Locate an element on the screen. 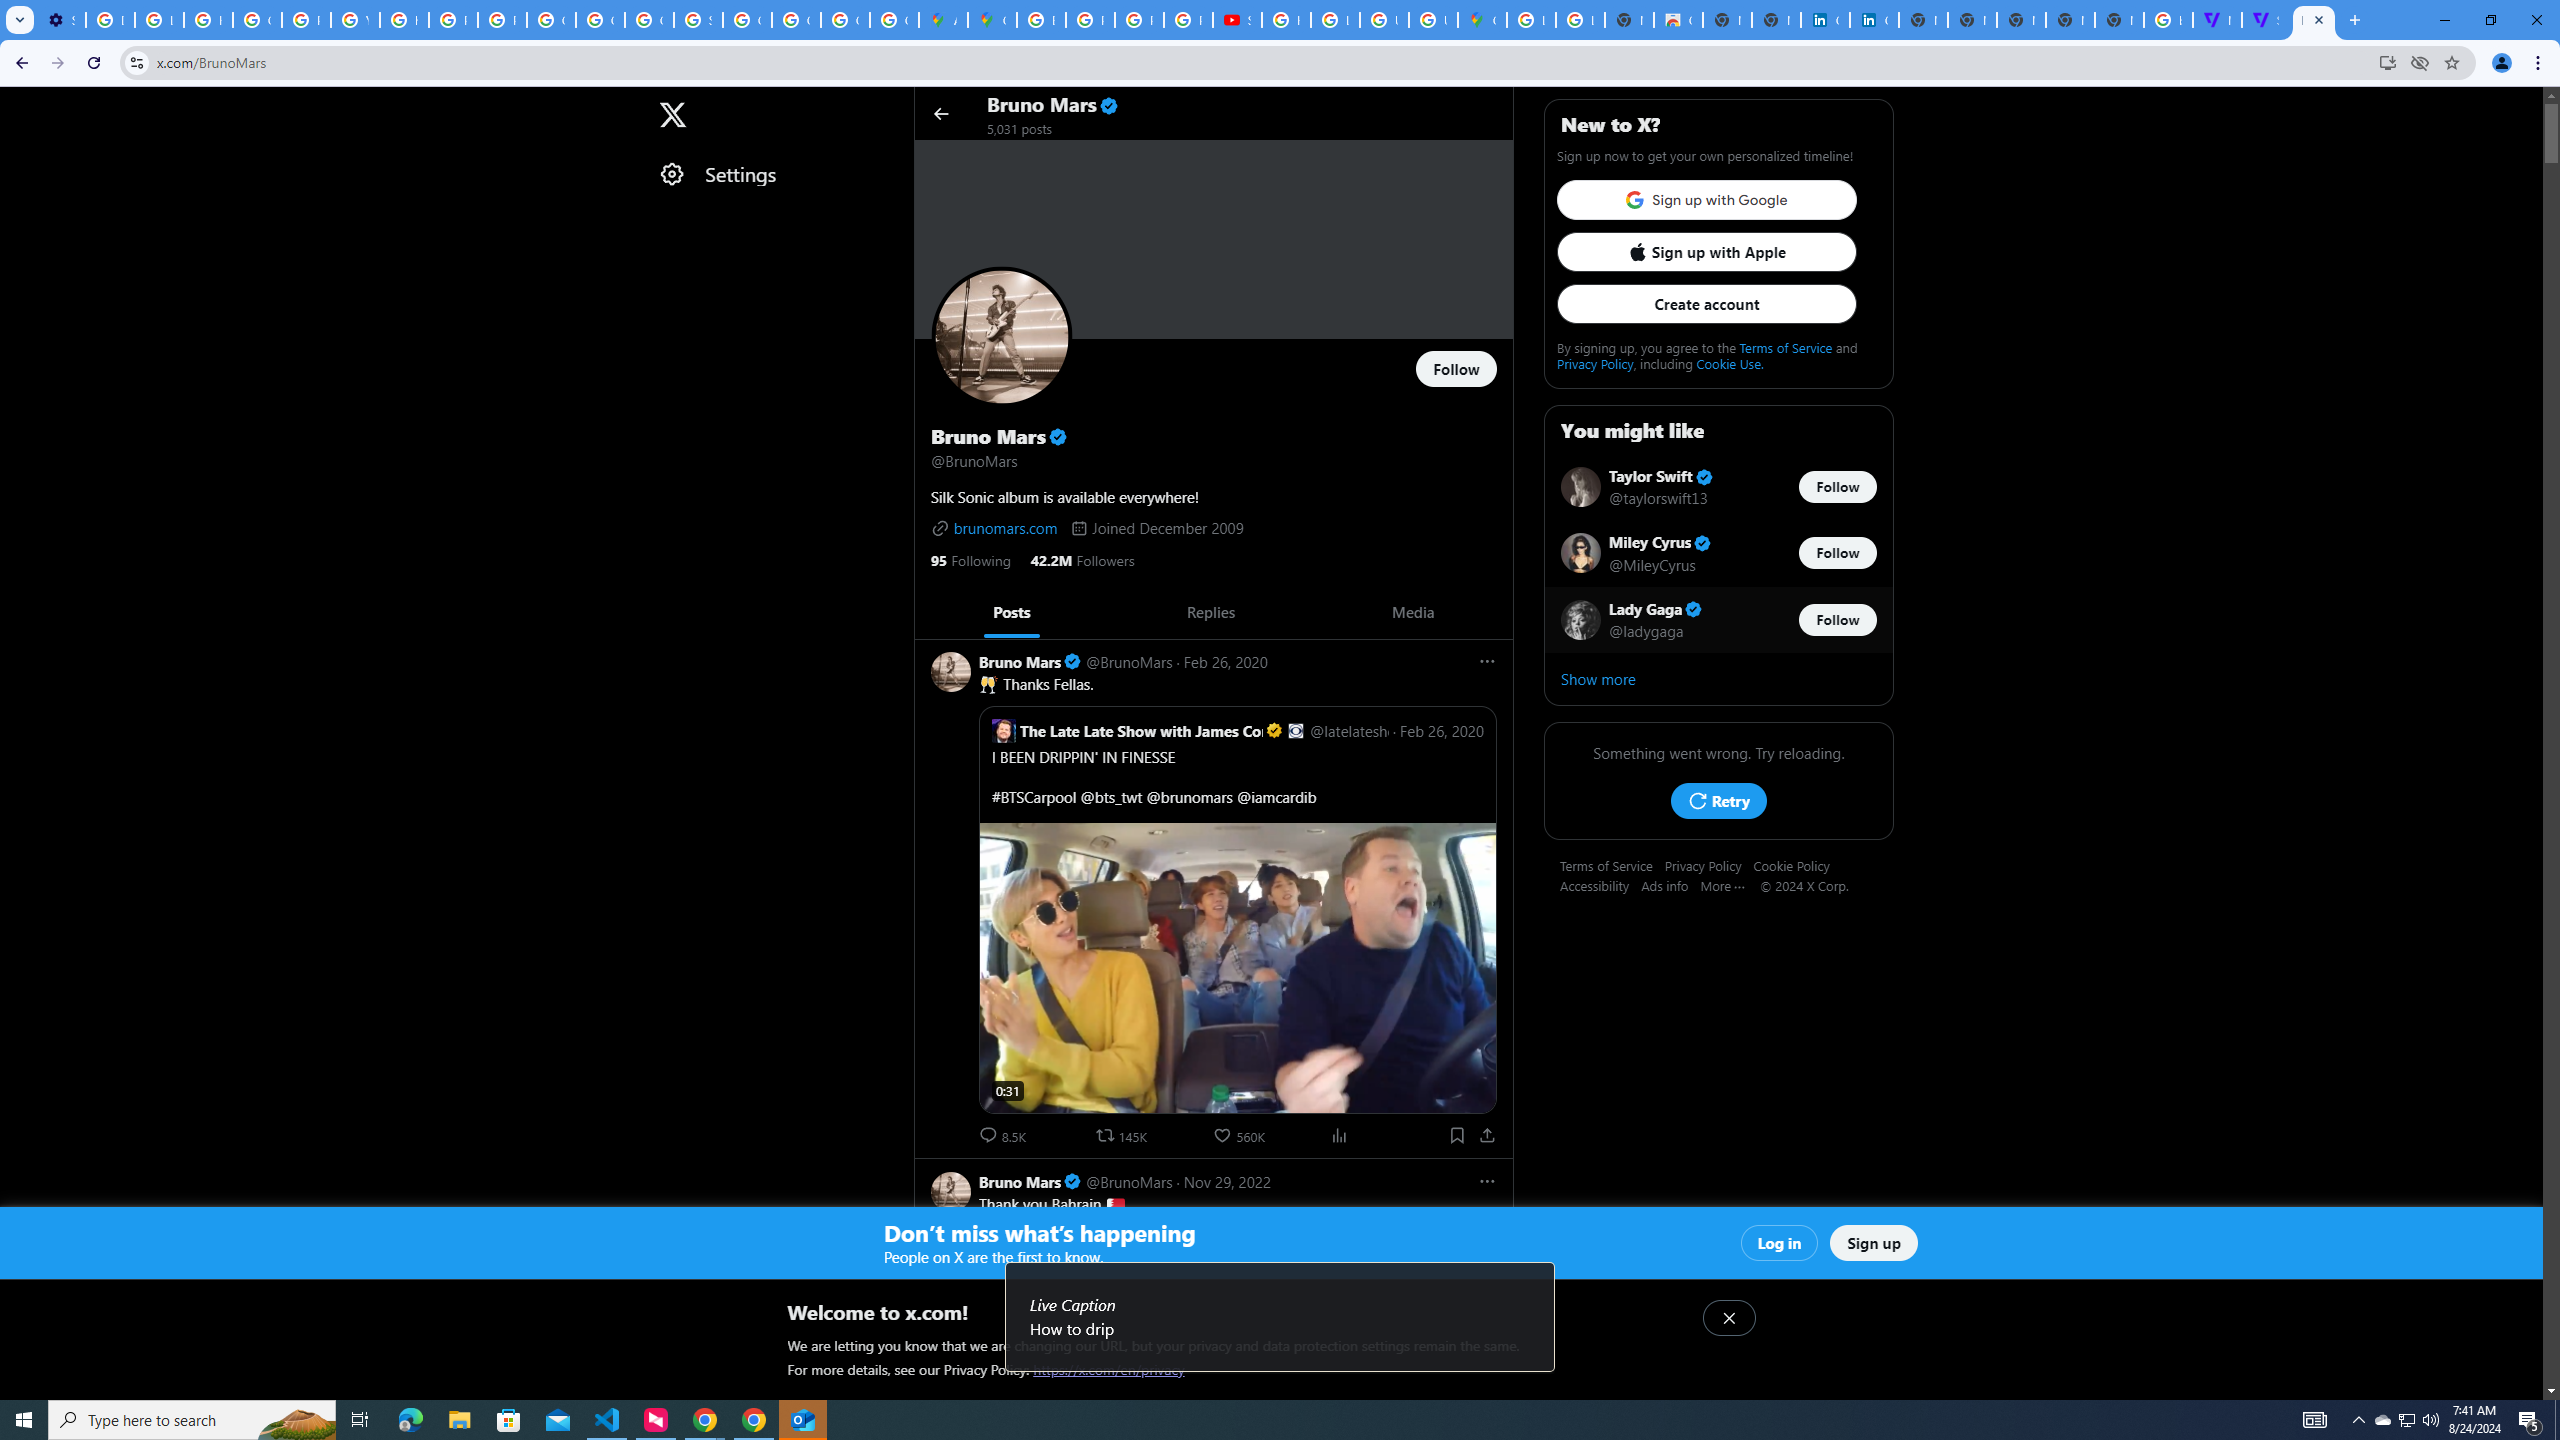 This screenshot has width=2560, height=1440. 'Cookie Policy' is located at coordinates (1797, 865).